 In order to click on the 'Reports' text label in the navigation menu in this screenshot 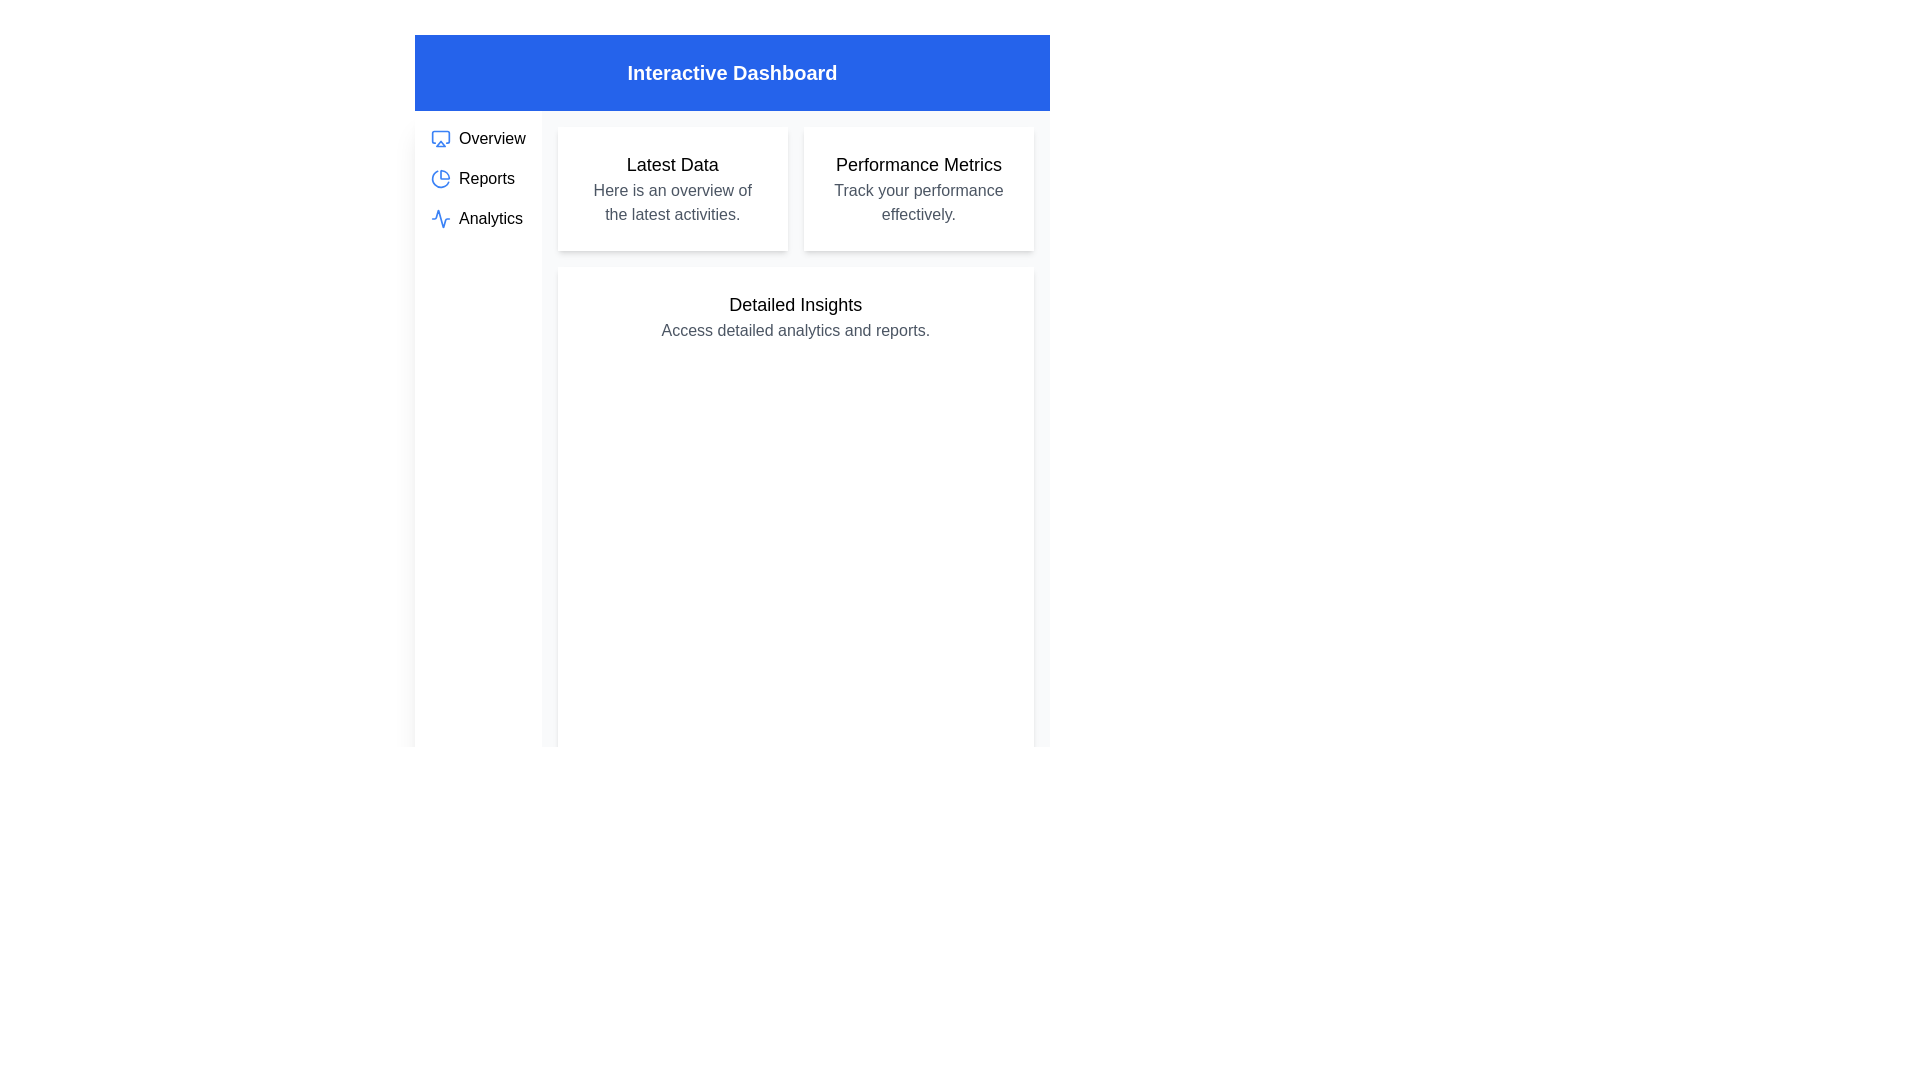, I will do `click(486, 177)`.